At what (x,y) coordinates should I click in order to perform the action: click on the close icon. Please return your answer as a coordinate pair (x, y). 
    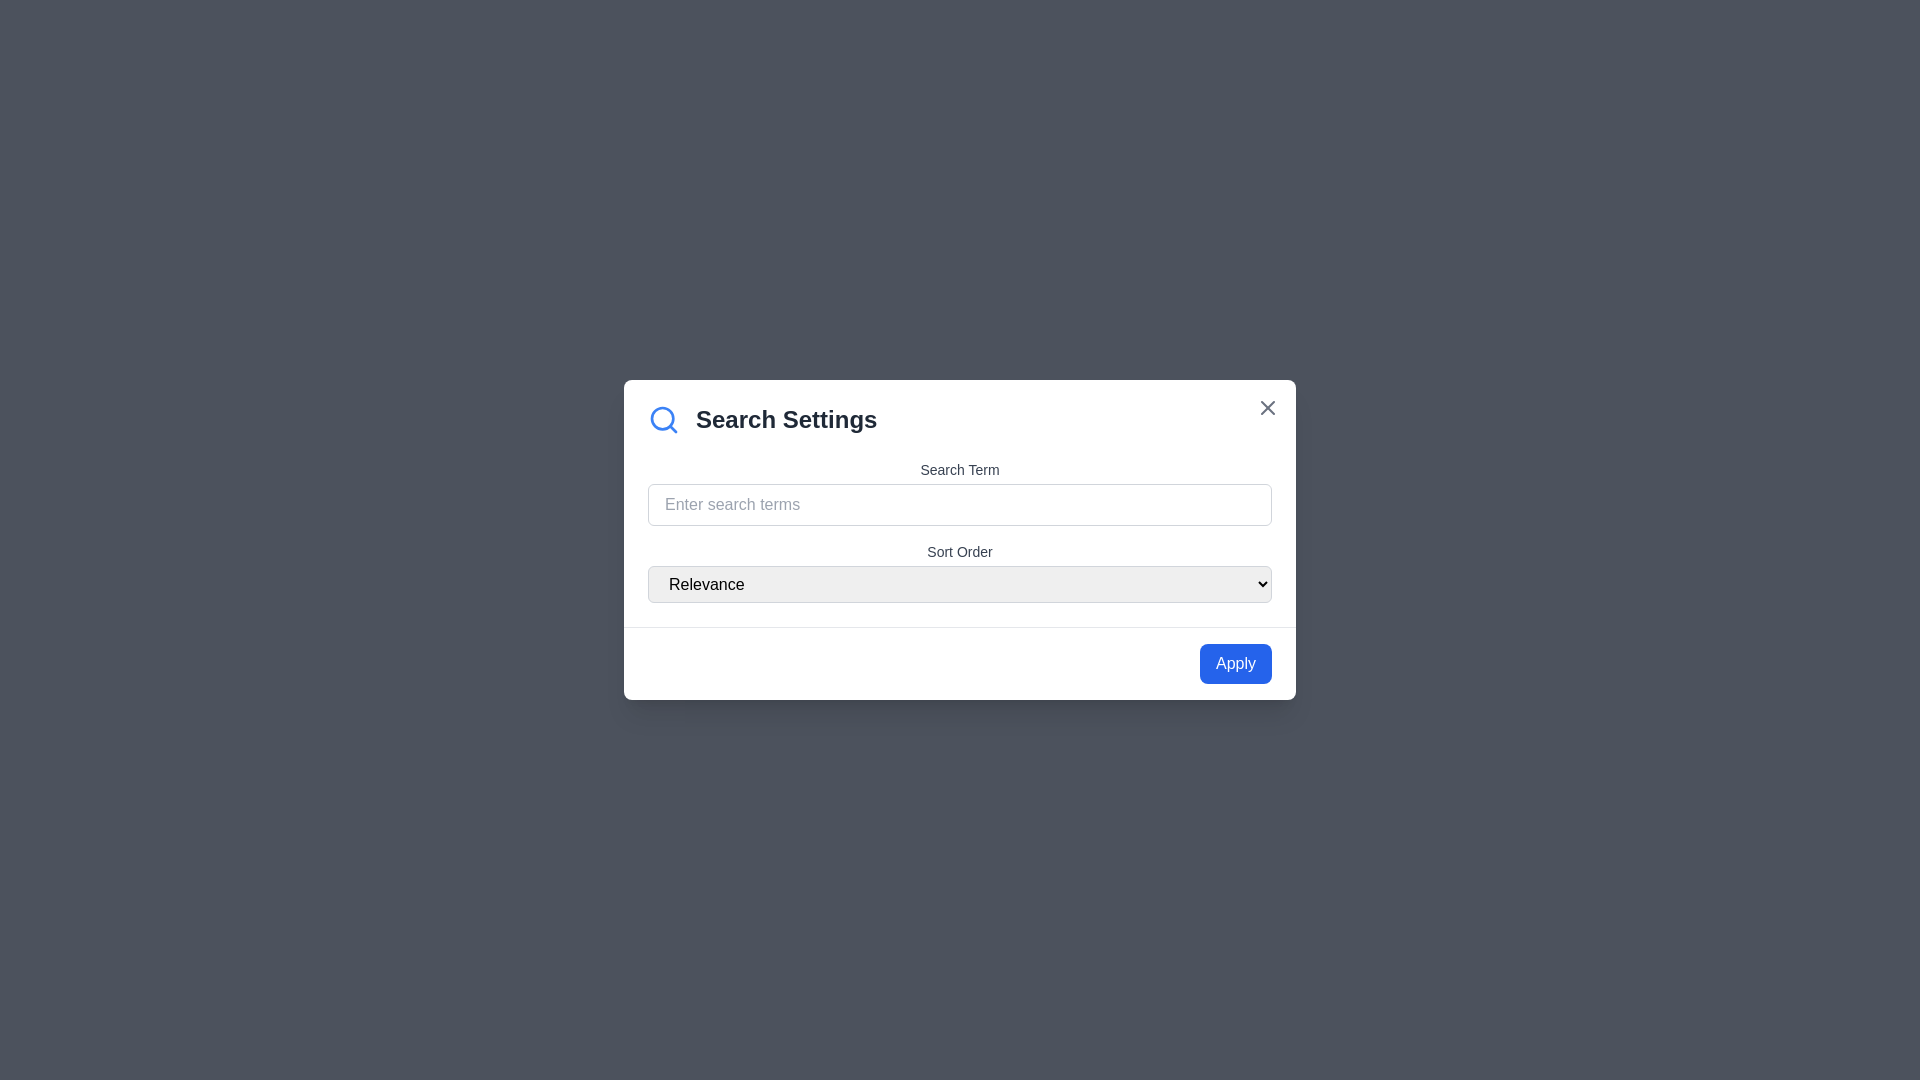
    Looking at the image, I should click on (1266, 407).